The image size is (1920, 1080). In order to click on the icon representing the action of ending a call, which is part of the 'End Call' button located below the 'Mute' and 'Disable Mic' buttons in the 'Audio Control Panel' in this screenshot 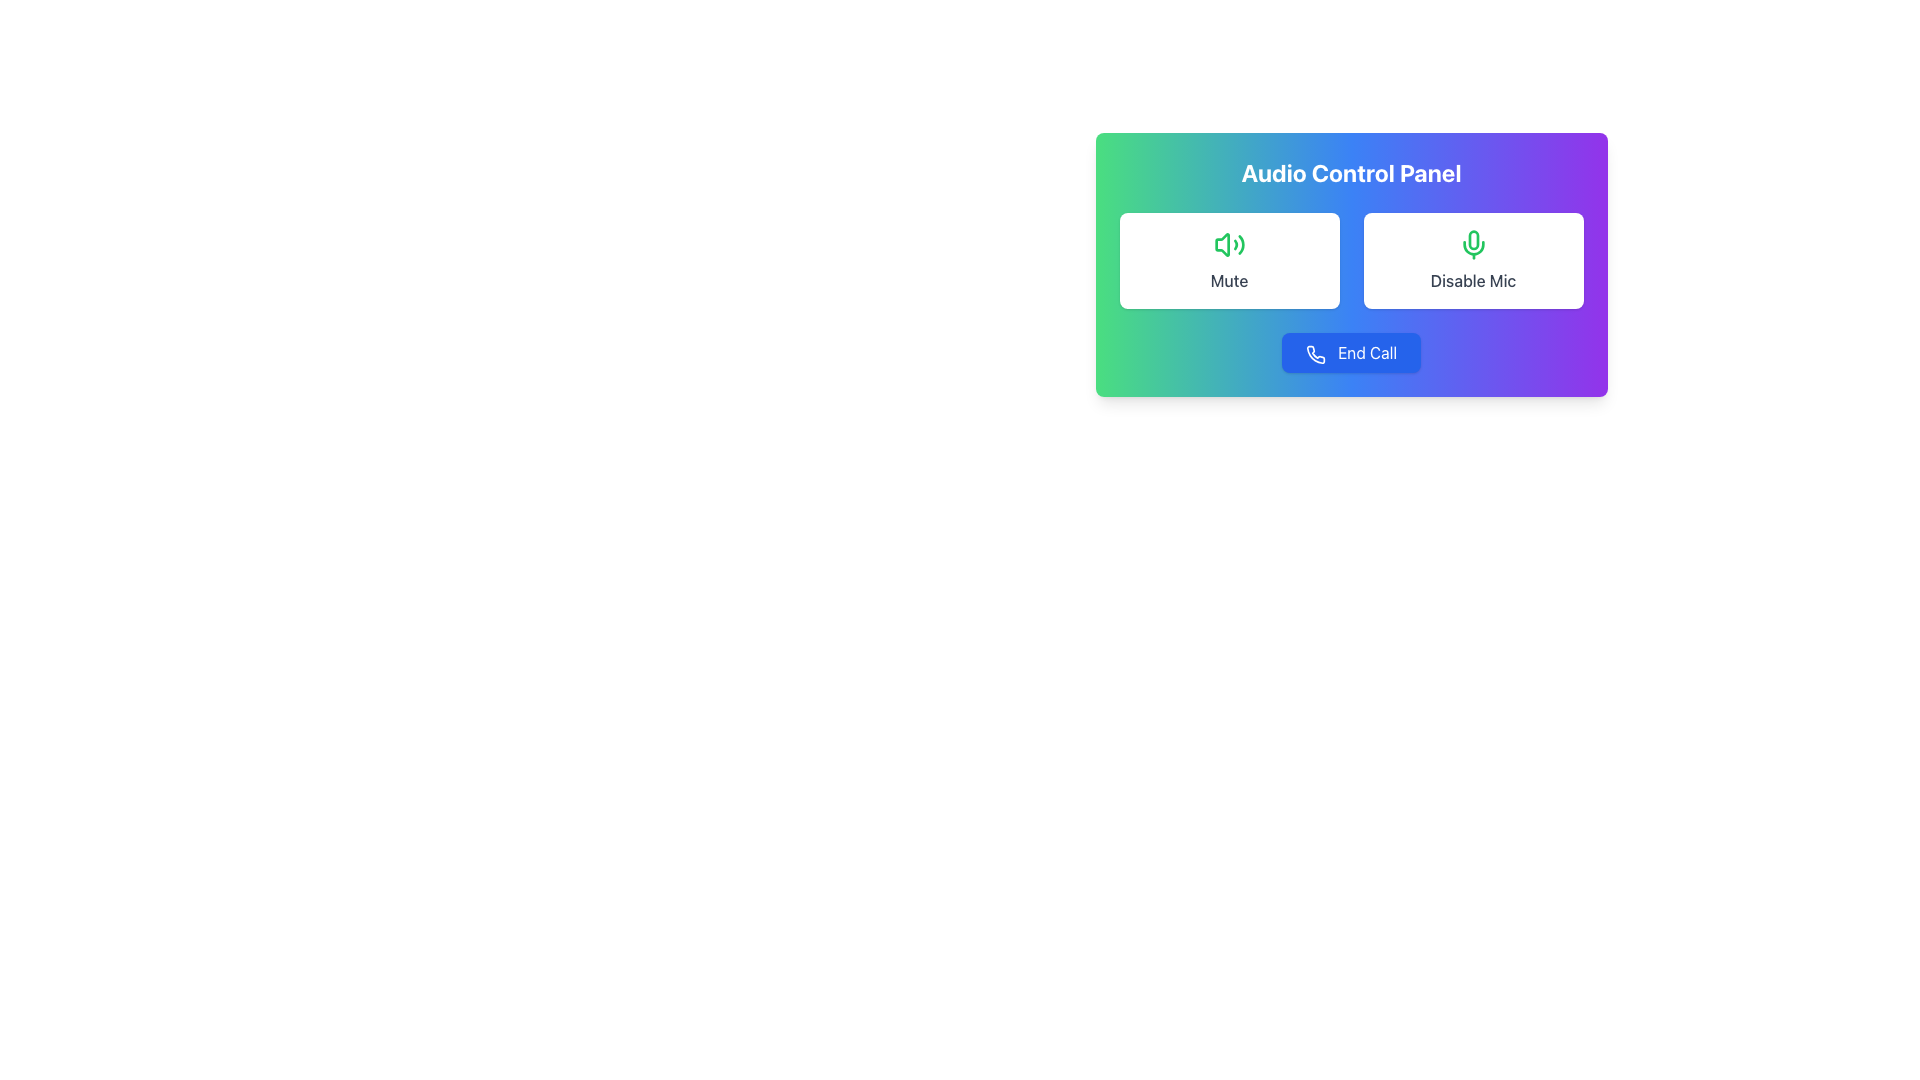, I will do `click(1315, 353)`.